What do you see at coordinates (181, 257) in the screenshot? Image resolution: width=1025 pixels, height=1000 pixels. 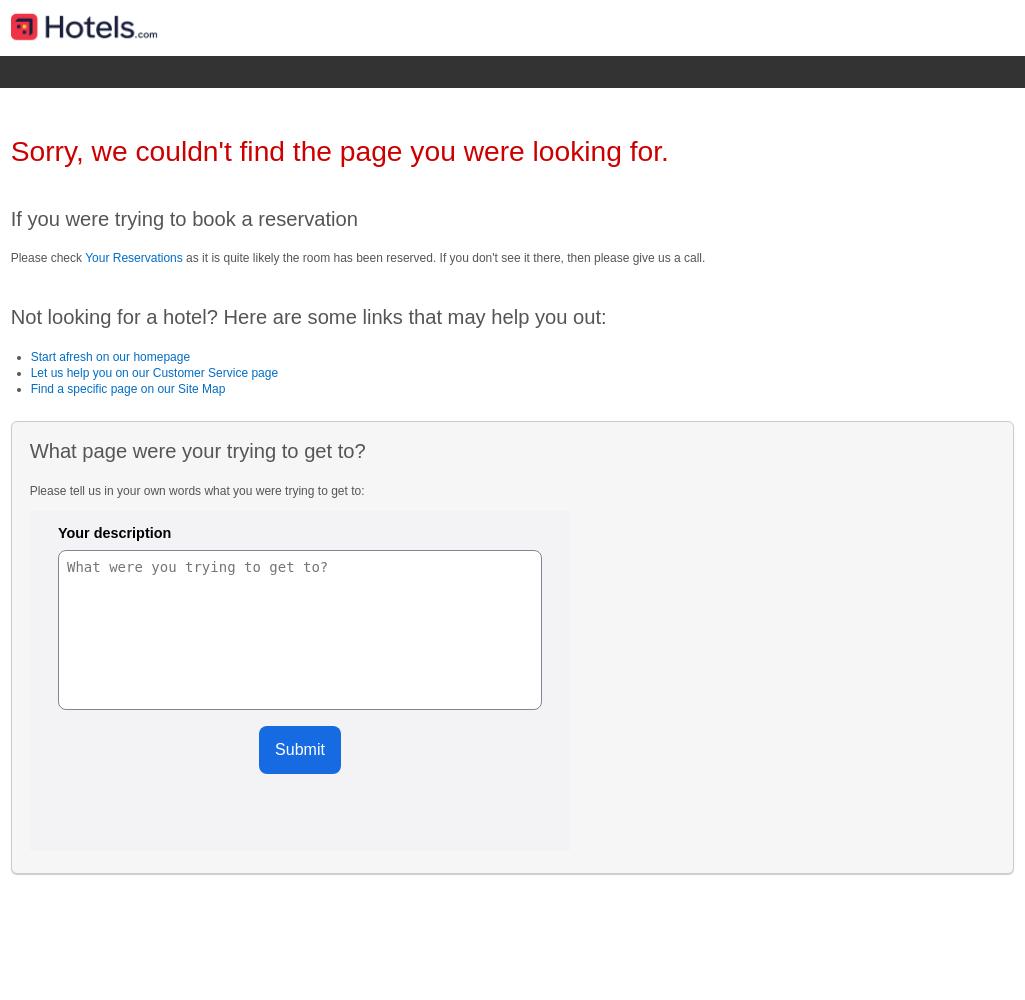 I see `'as it is quite likely the room has been reserved. If you don't see it there, then please give us a call.'` at bounding box center [181, 257].